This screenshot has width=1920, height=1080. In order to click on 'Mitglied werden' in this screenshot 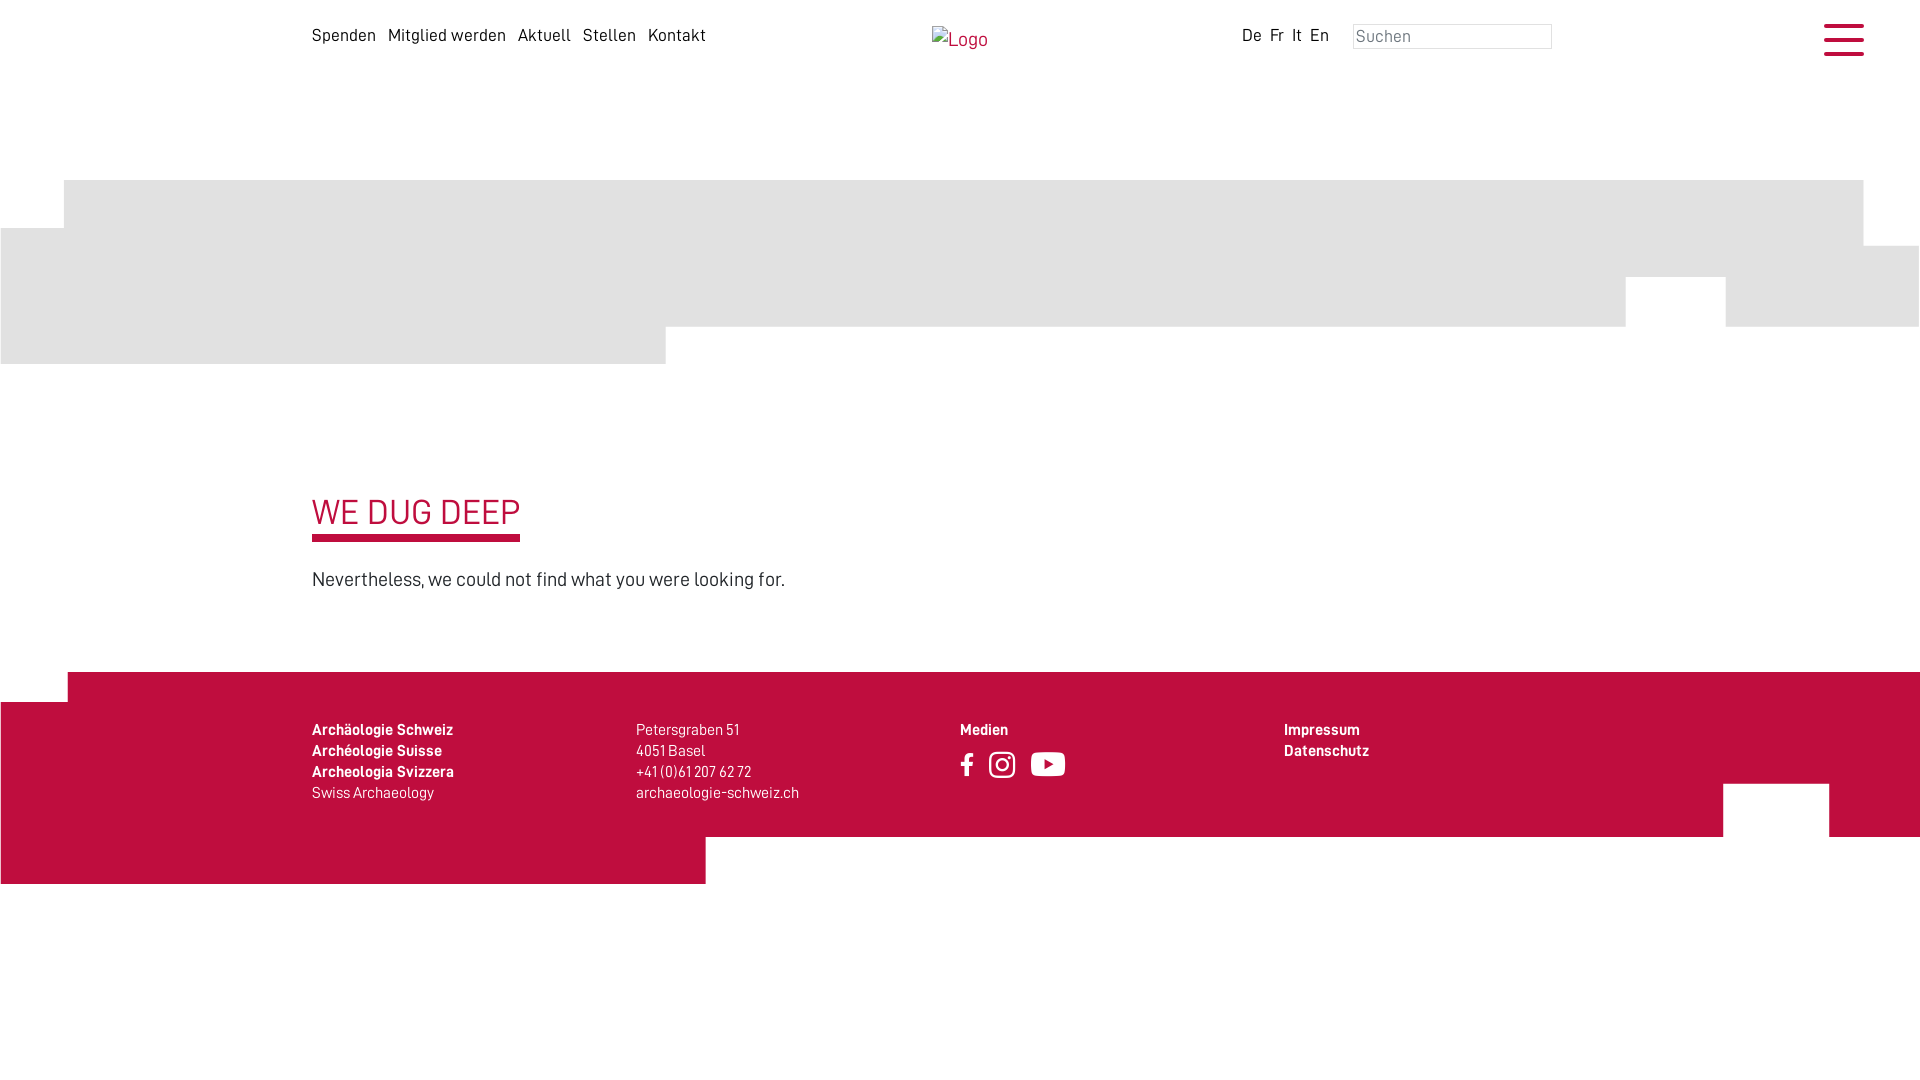, I will do `click(445, 34)`.